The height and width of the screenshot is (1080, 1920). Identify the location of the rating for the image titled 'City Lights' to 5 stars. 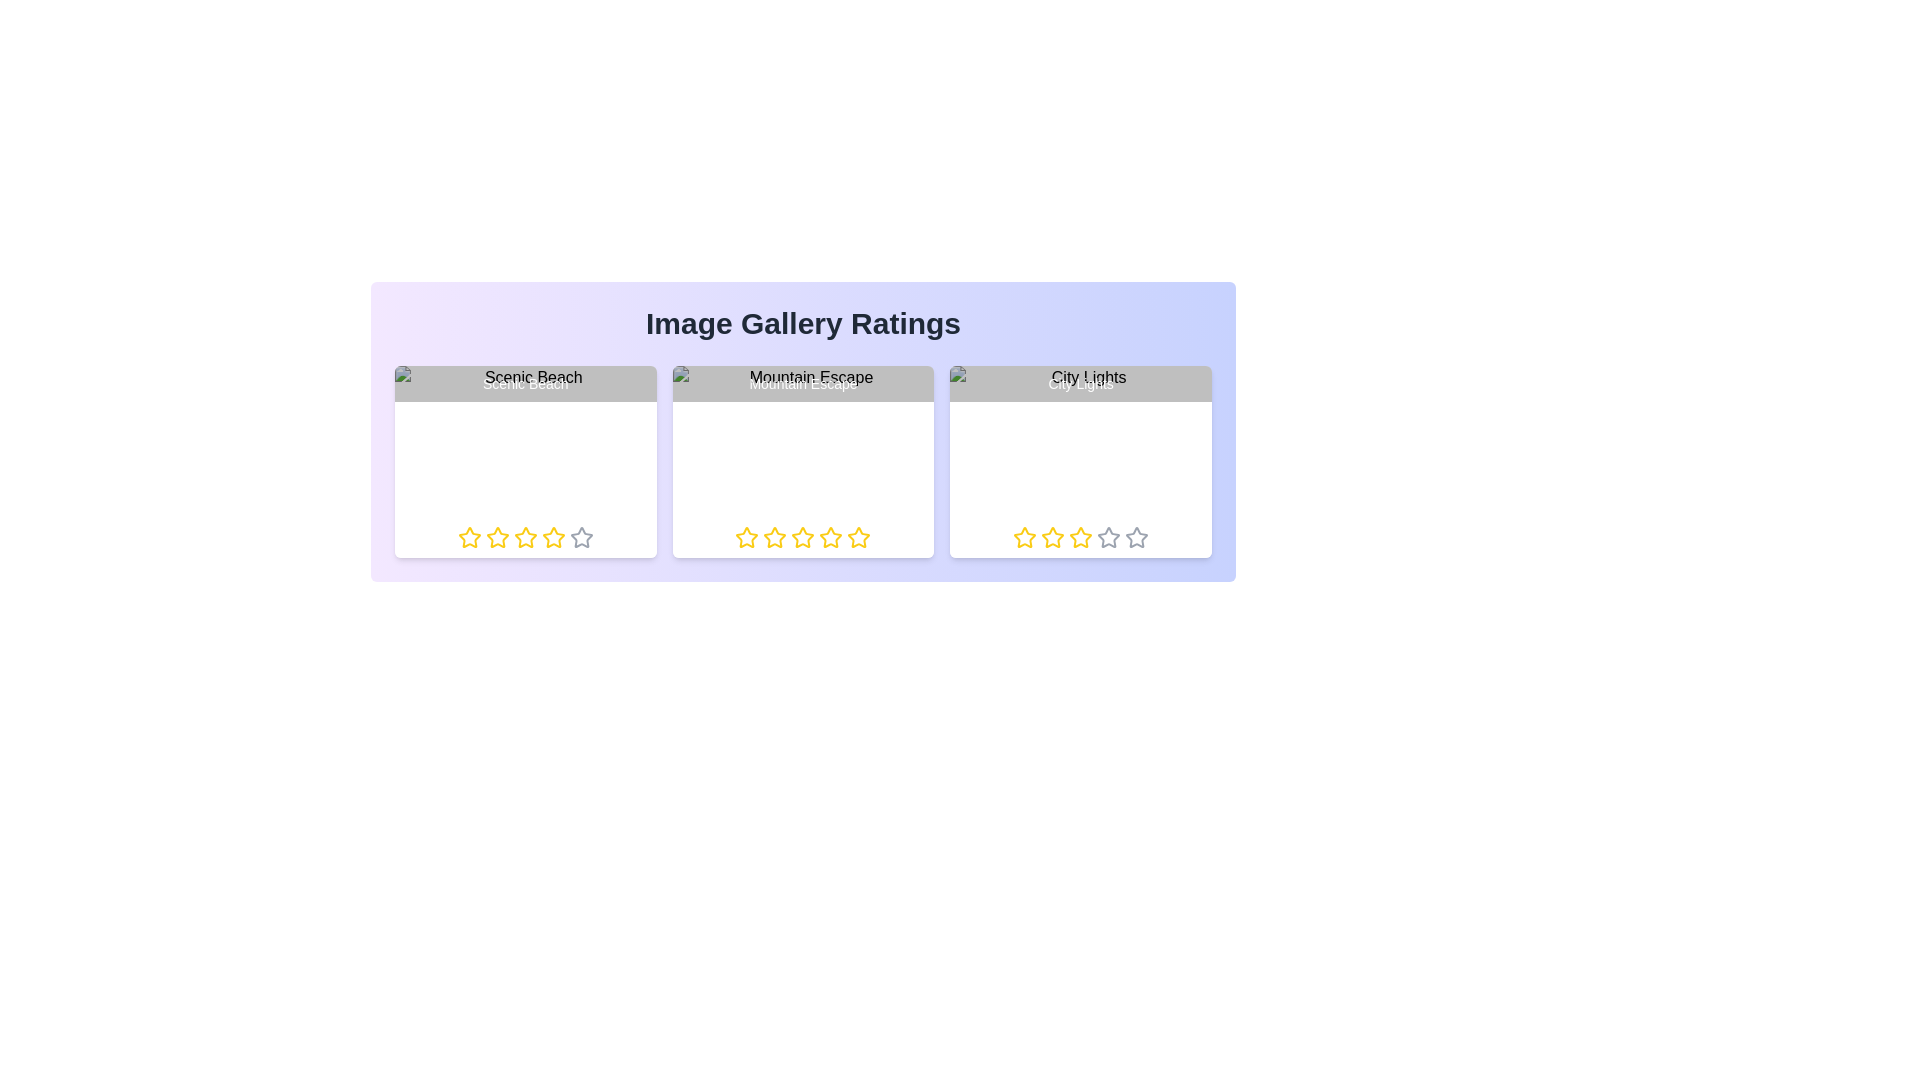
(1125, 536).